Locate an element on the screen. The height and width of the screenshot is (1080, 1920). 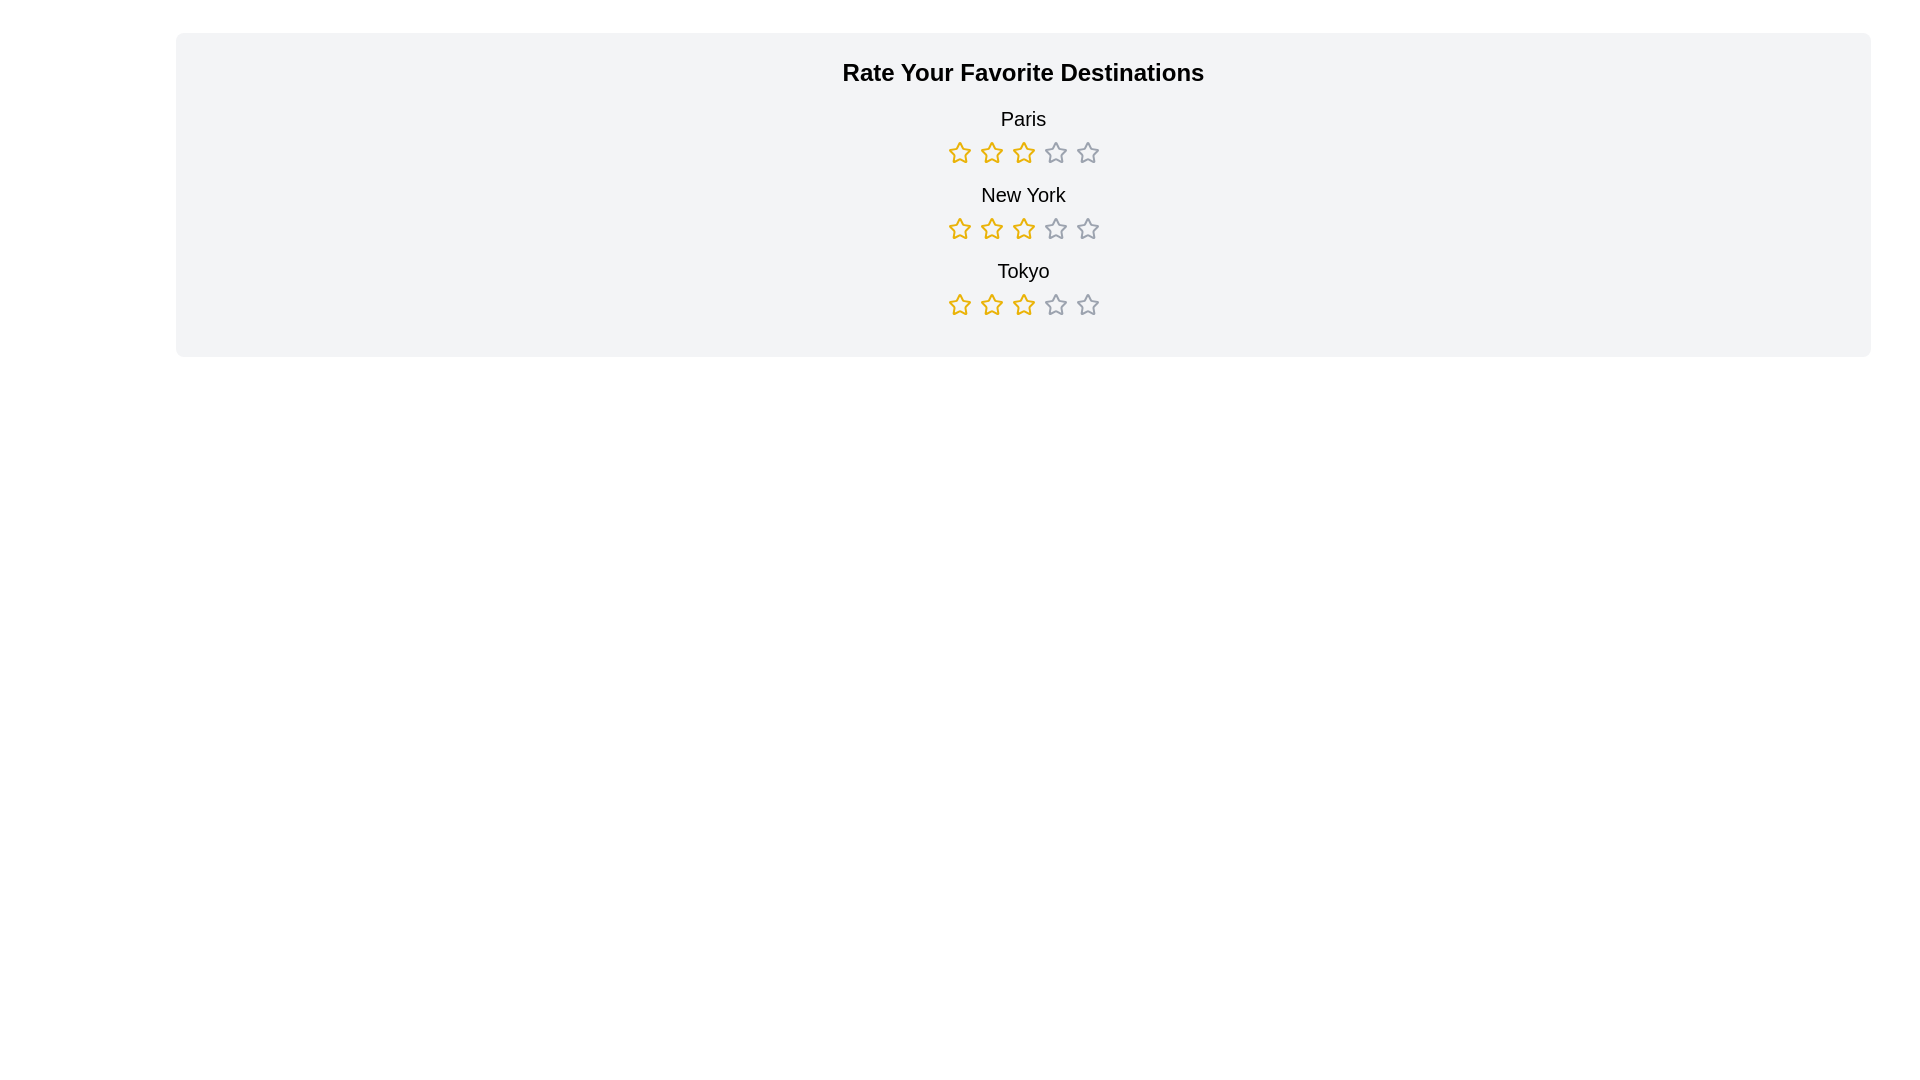
the second yellow star icon in the rating system next to the text 'Paris' is located at coordinates (991, 151).